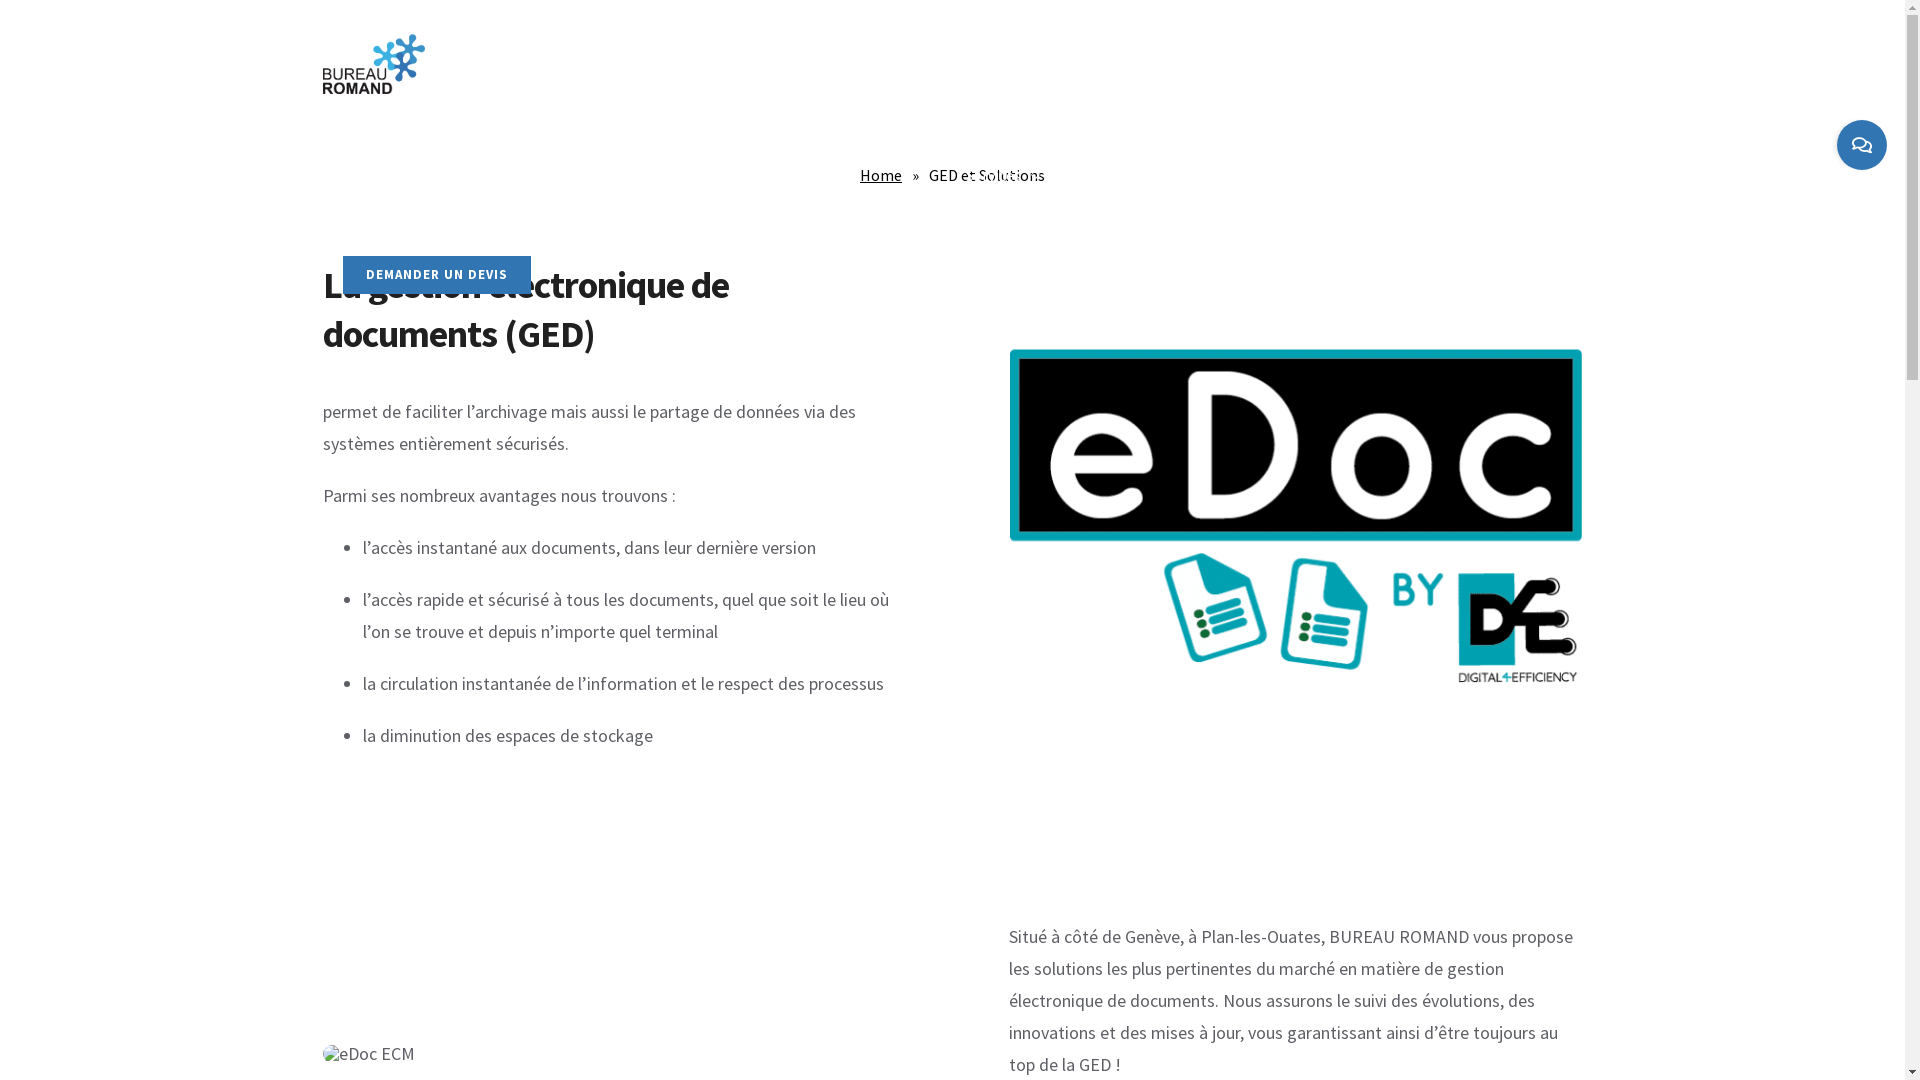 The image size is (1920, 1080). I want to click on 'Home', so click(880, 173).